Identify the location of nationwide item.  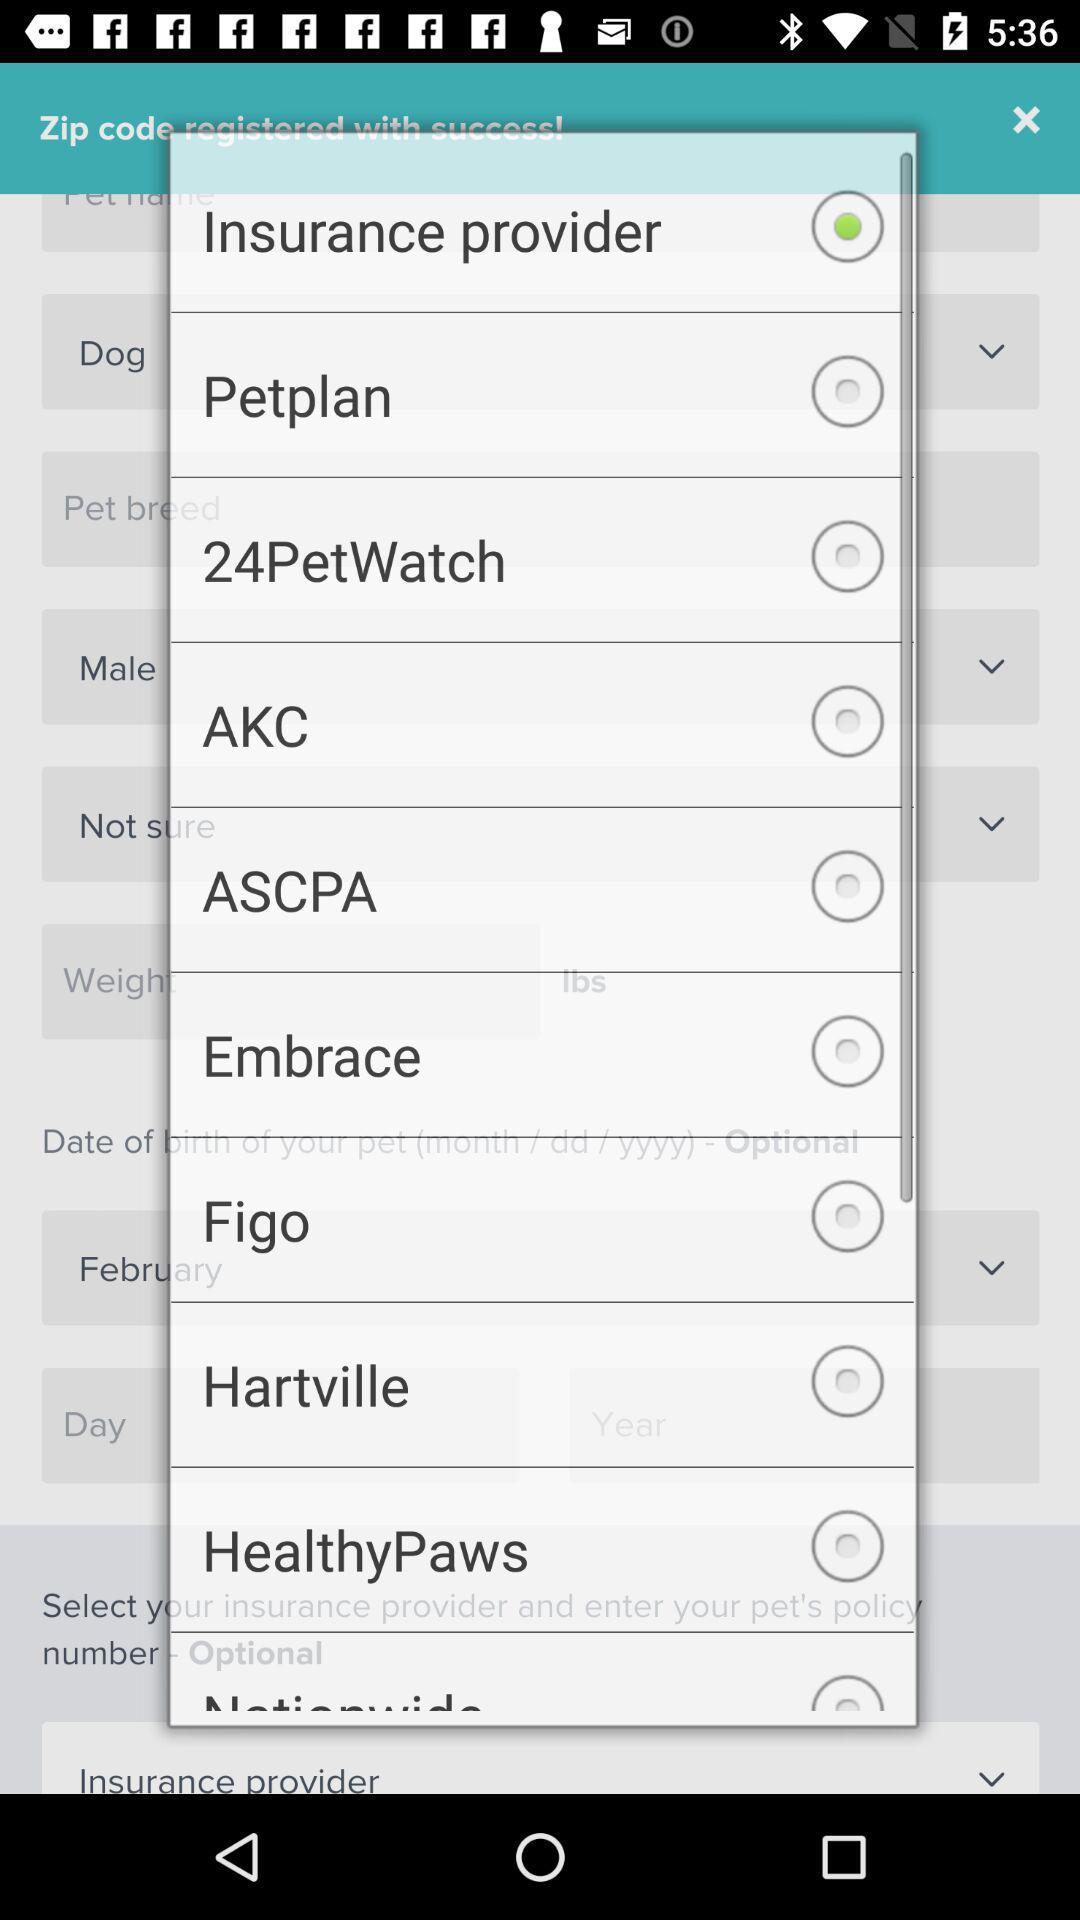
(542, 1691).